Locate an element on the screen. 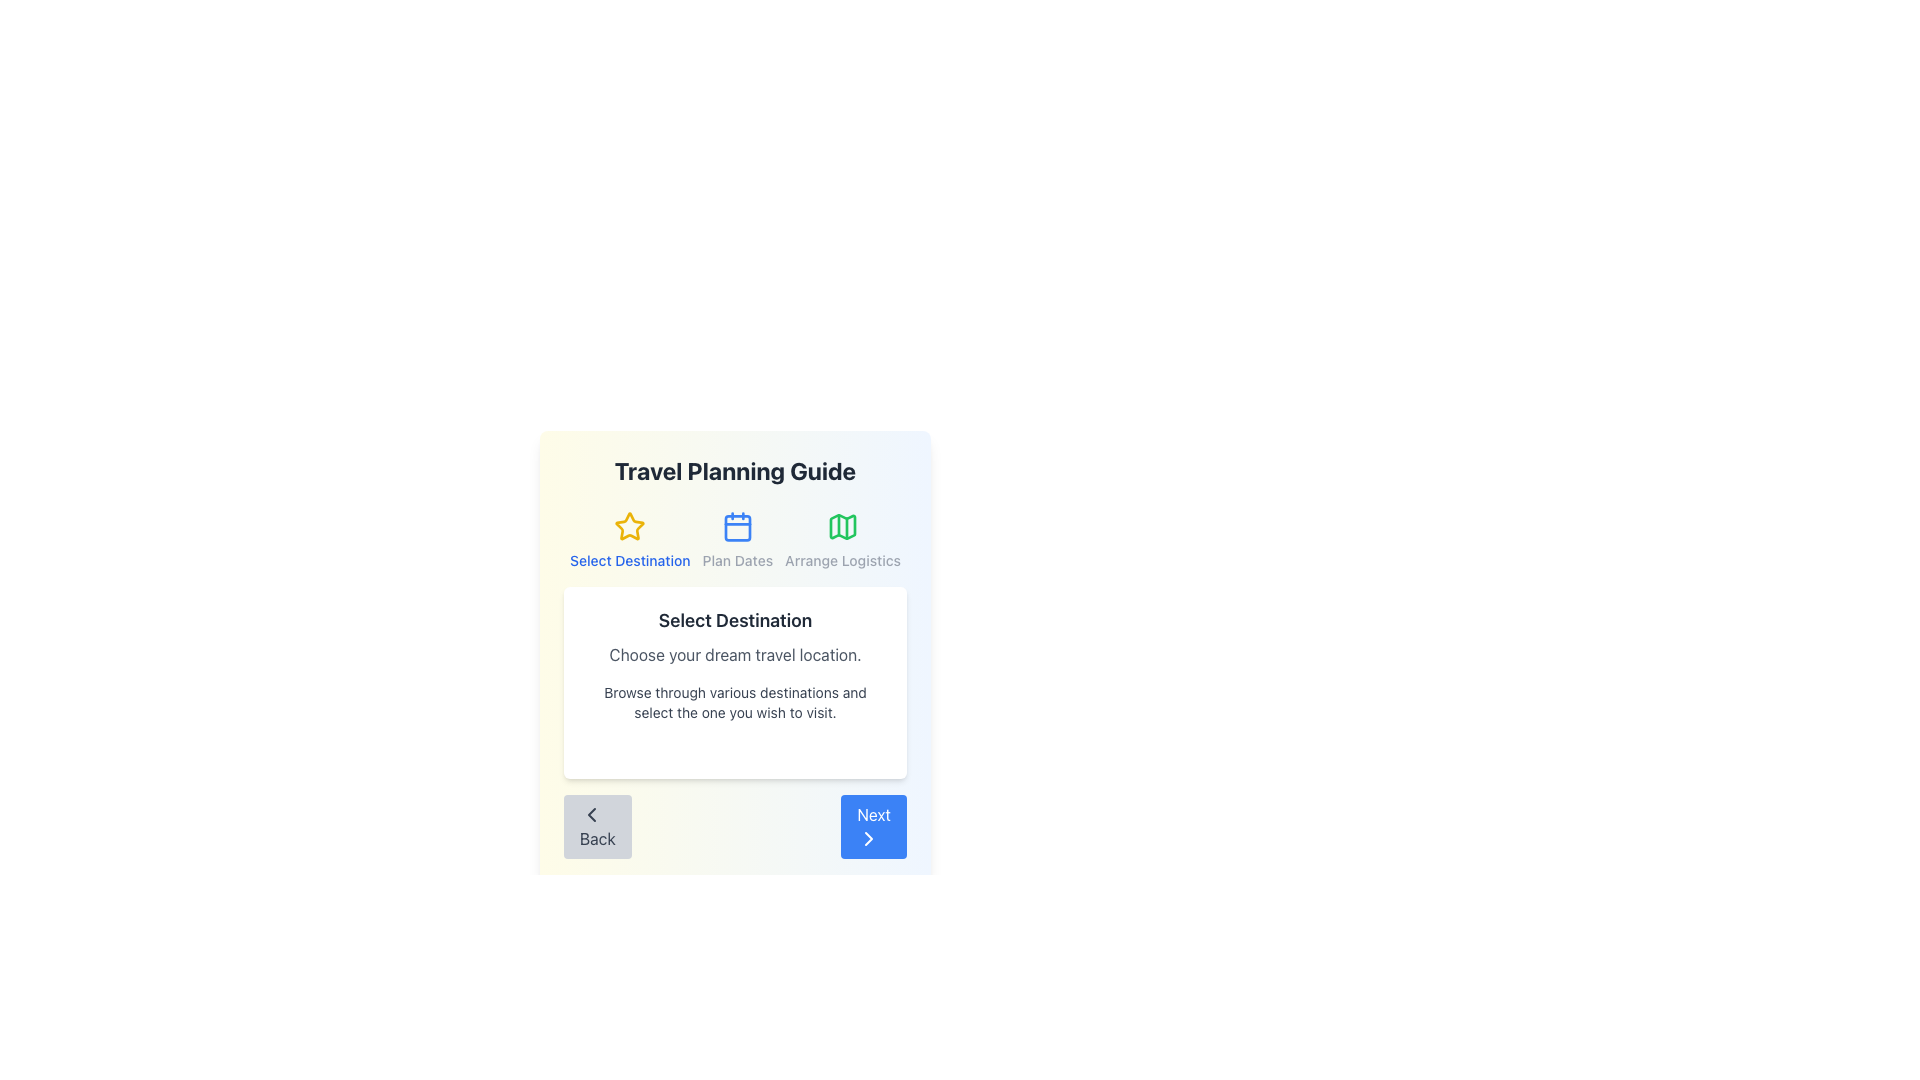  the section header Text Label that provides a title for the content below it, which includes instructions for choosing a travel location is located at coordinates (734, 620).